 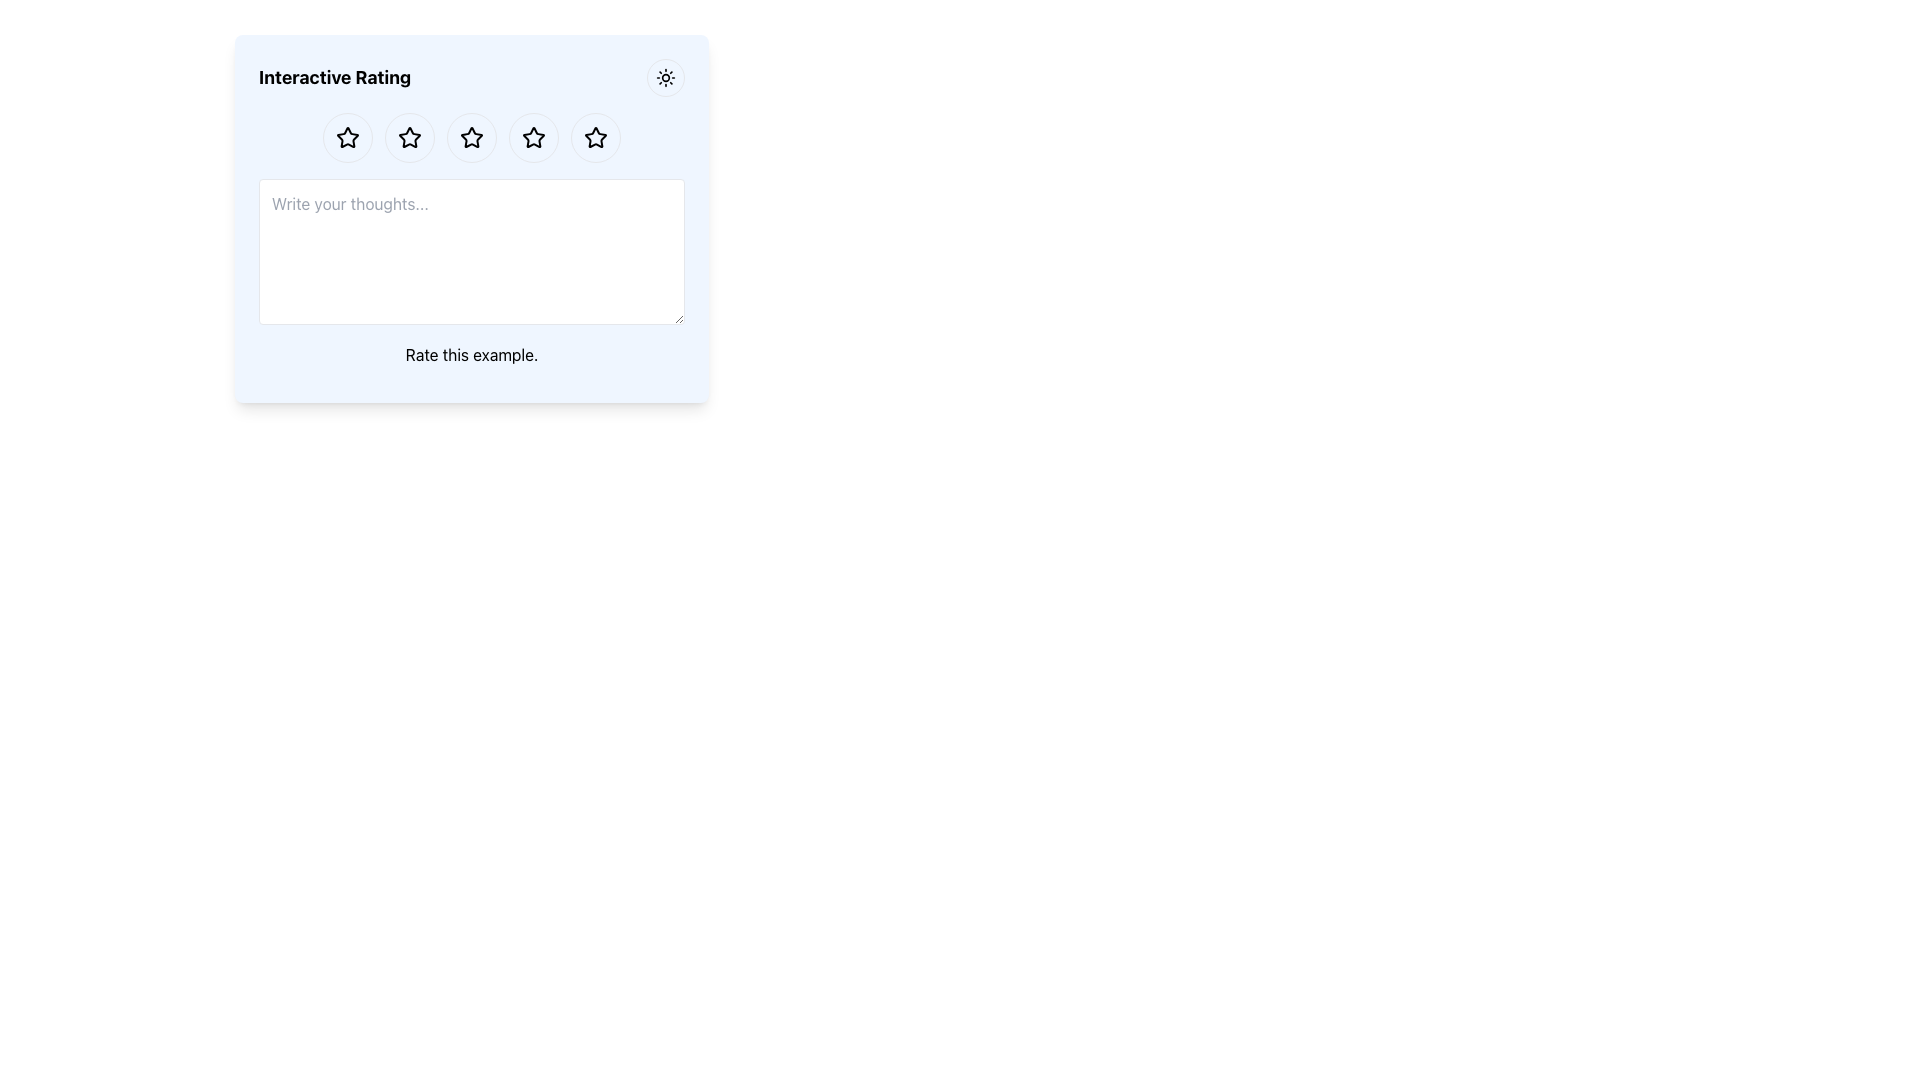 I want to click on the third star from the left in the interactive rating system to rate, so click(x=533, y=137).